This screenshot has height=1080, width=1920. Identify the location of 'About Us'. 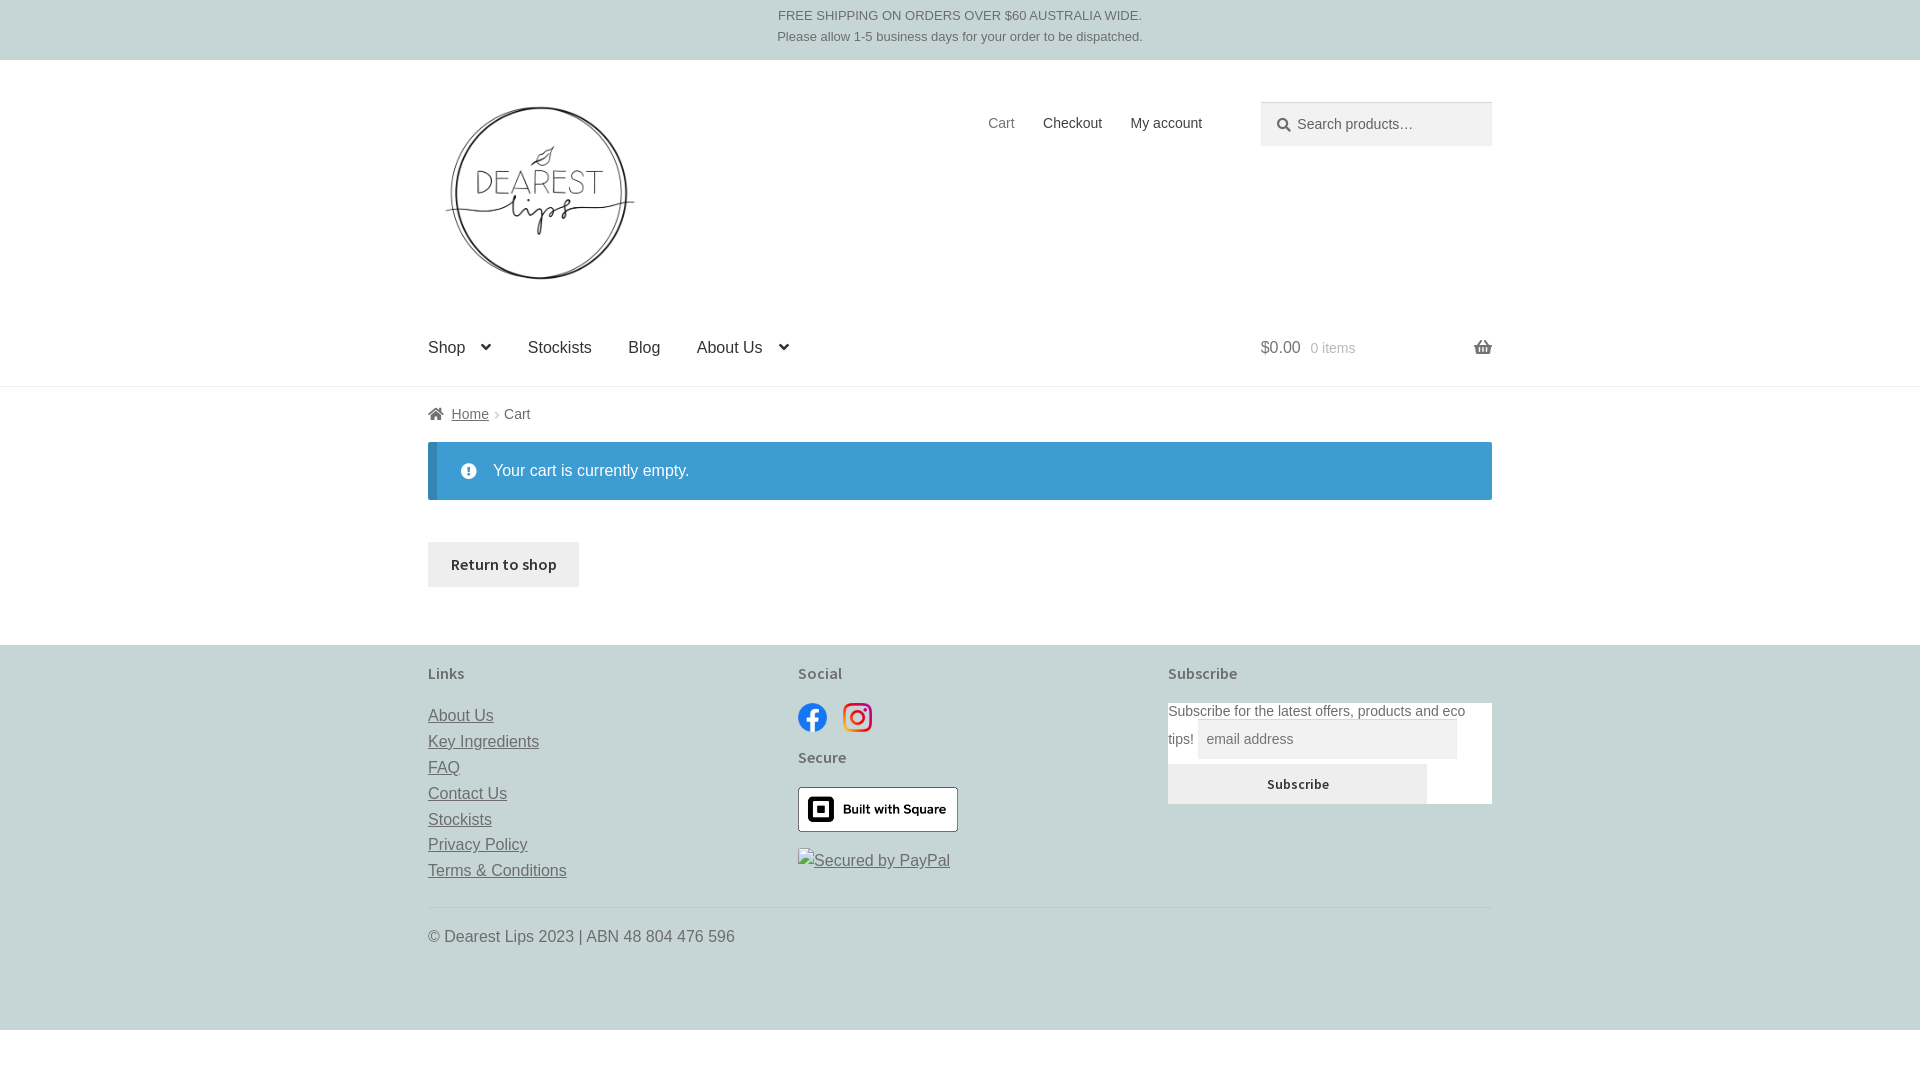
(742, 346).